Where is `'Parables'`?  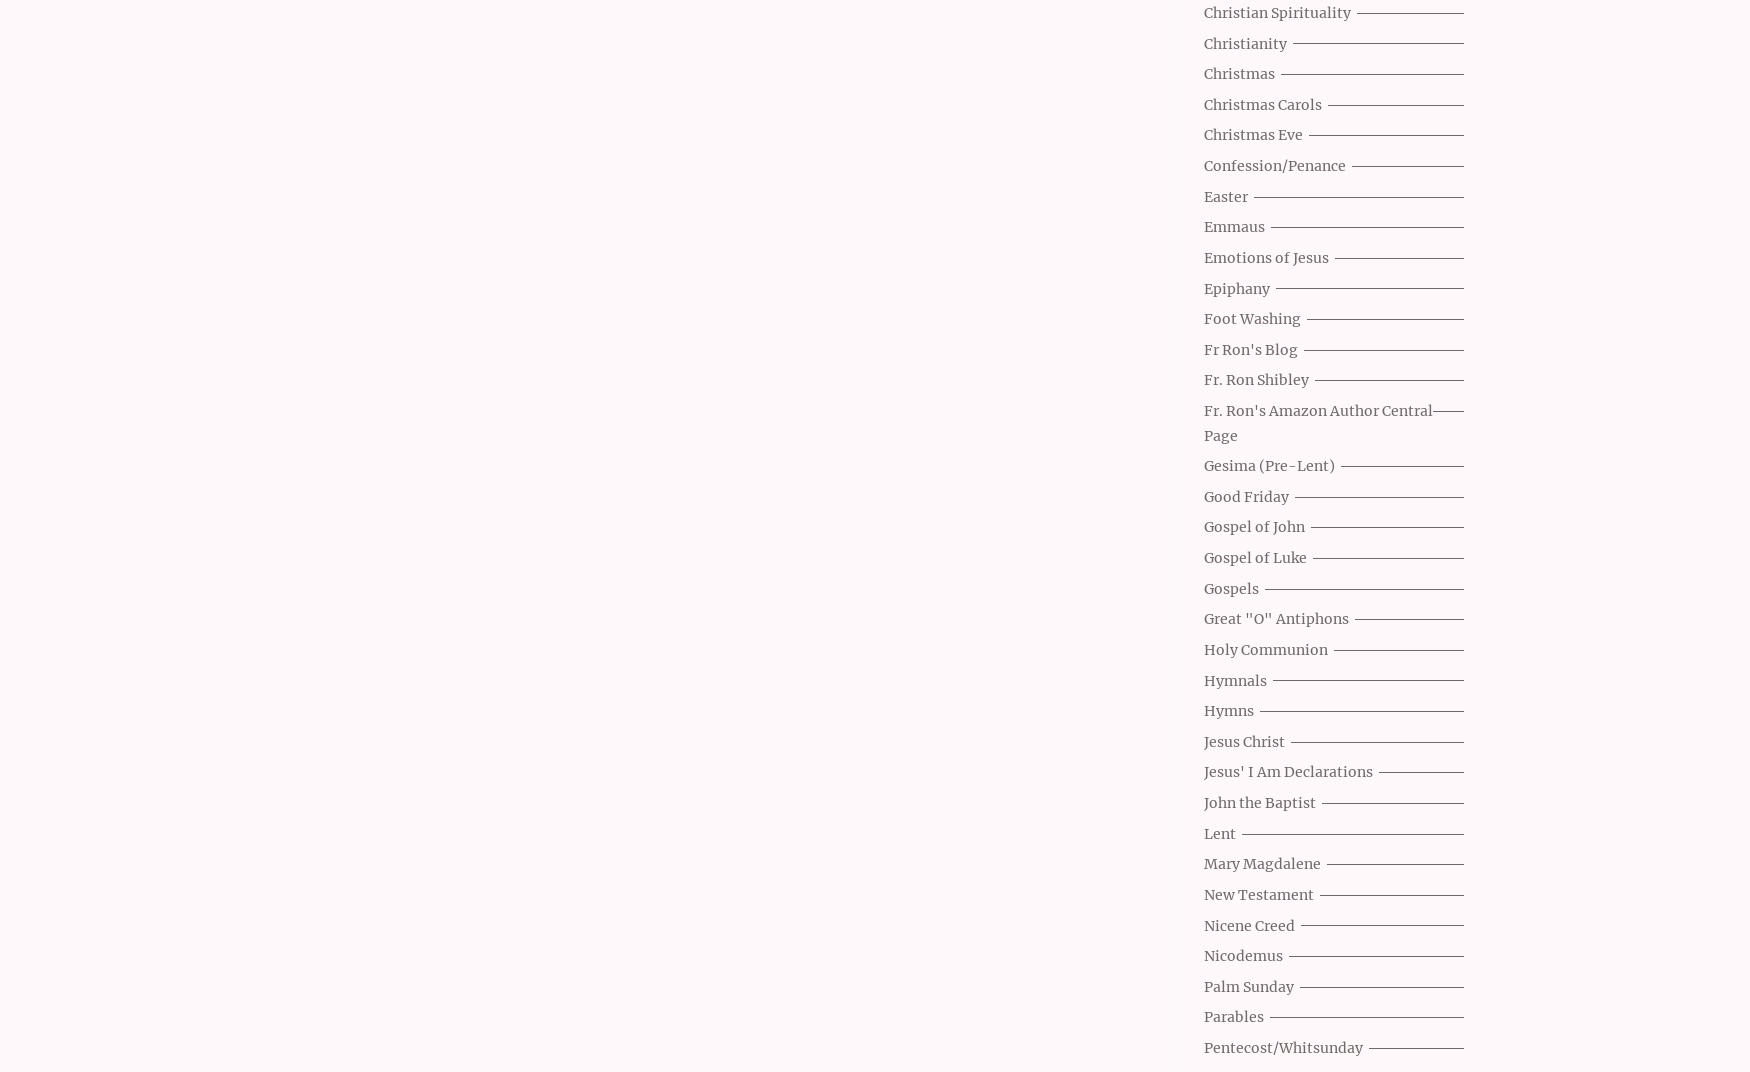 'Parables' is located at coordinates (1233, 1017).